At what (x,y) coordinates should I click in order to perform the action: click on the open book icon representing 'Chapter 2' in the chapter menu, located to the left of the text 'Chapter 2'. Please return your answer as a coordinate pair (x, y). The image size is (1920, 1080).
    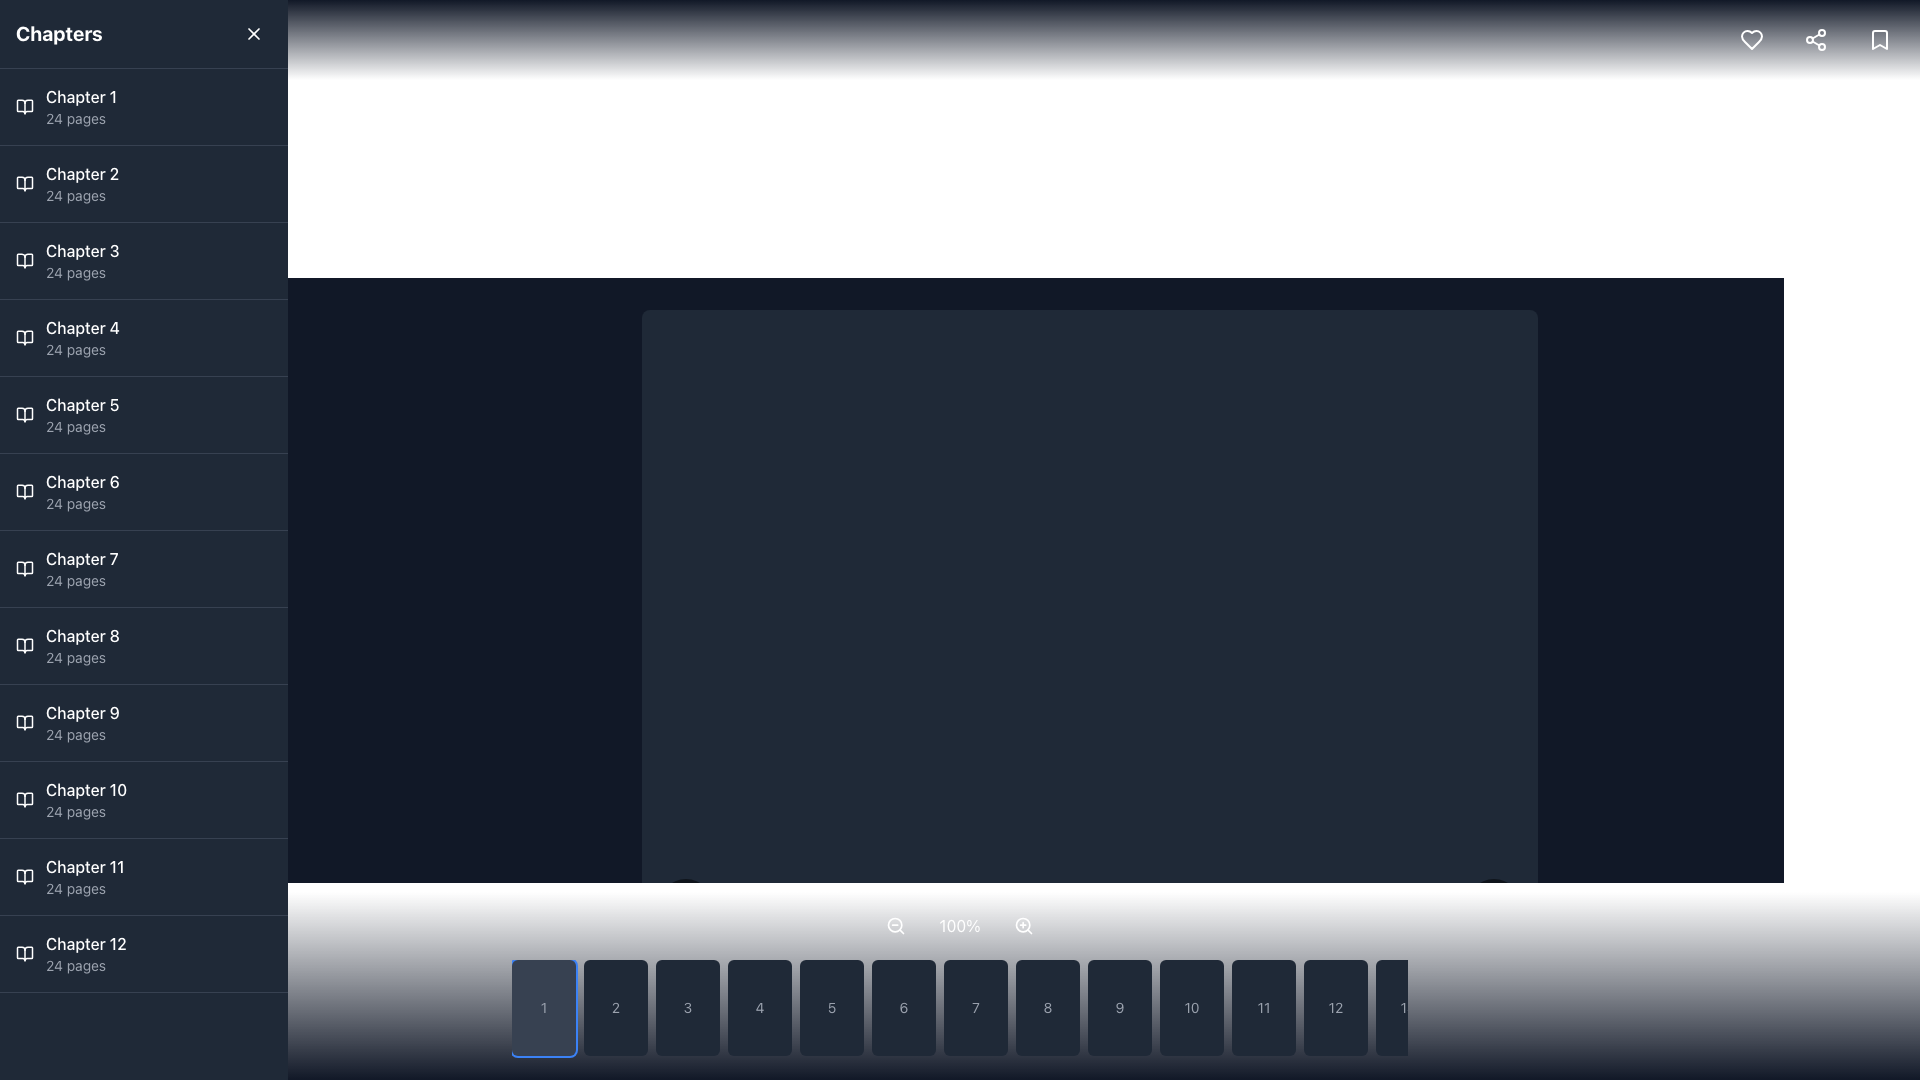
    Looking at the image, I should click on (24, 184).